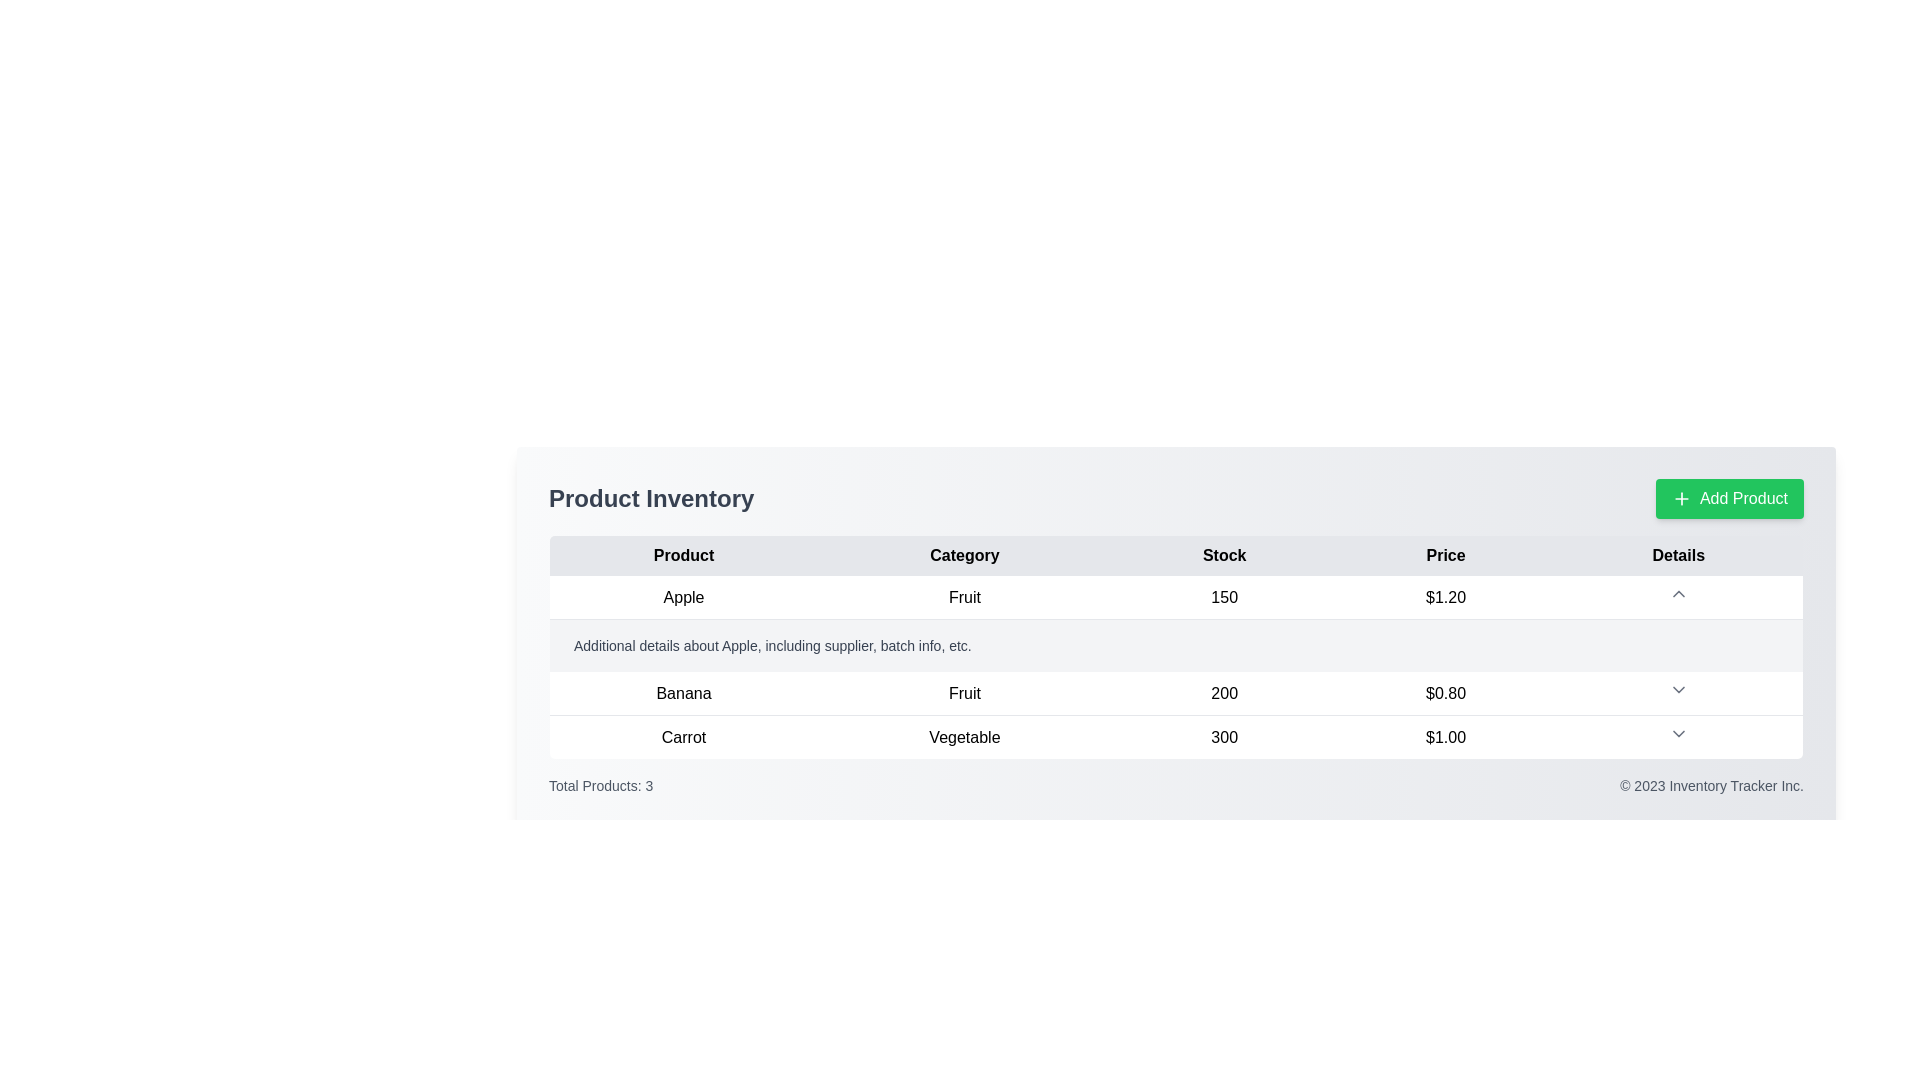 The height and width of the screenshot is (1080, 1920). I want to click on the small triangular icon resembling an upward-pointing arrow in the 'Details' column for the 'Apple' product, so click(1679, 596).